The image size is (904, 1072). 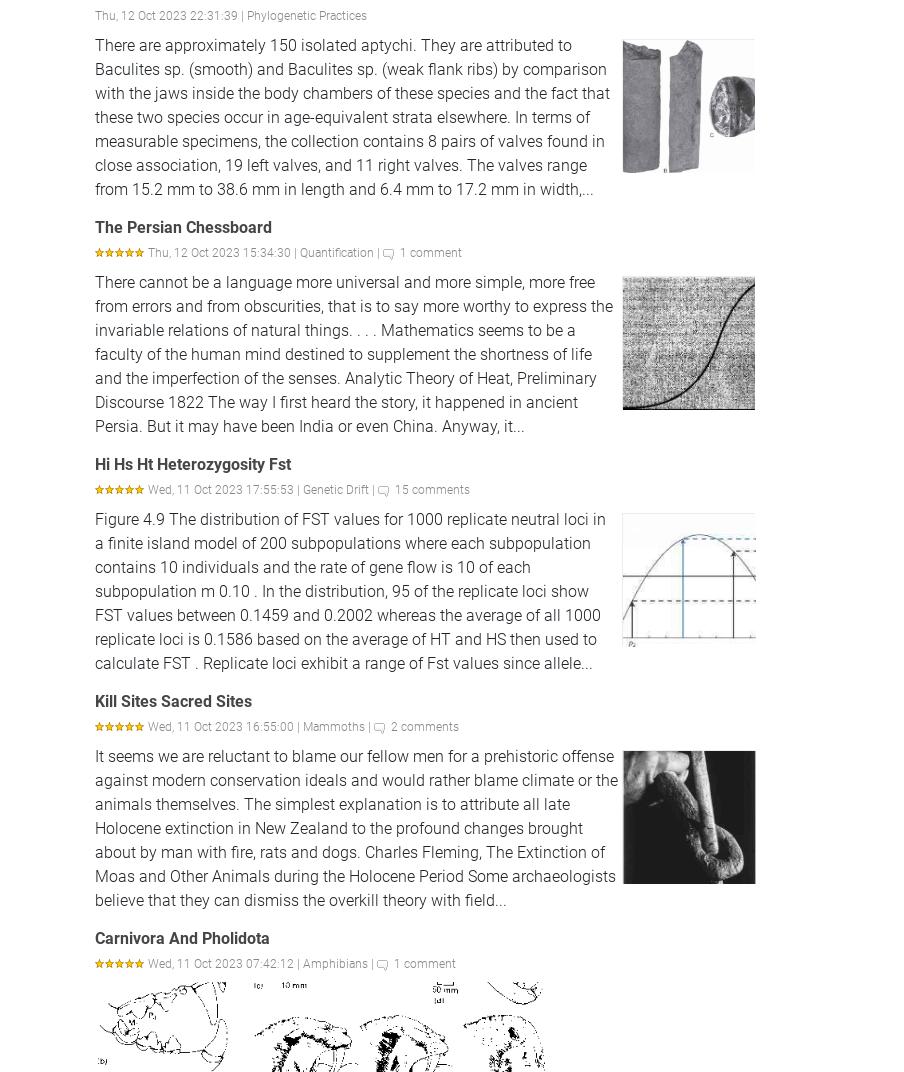 I want to click on 'Phylogenetic Practices', so click(x=306, y=14).